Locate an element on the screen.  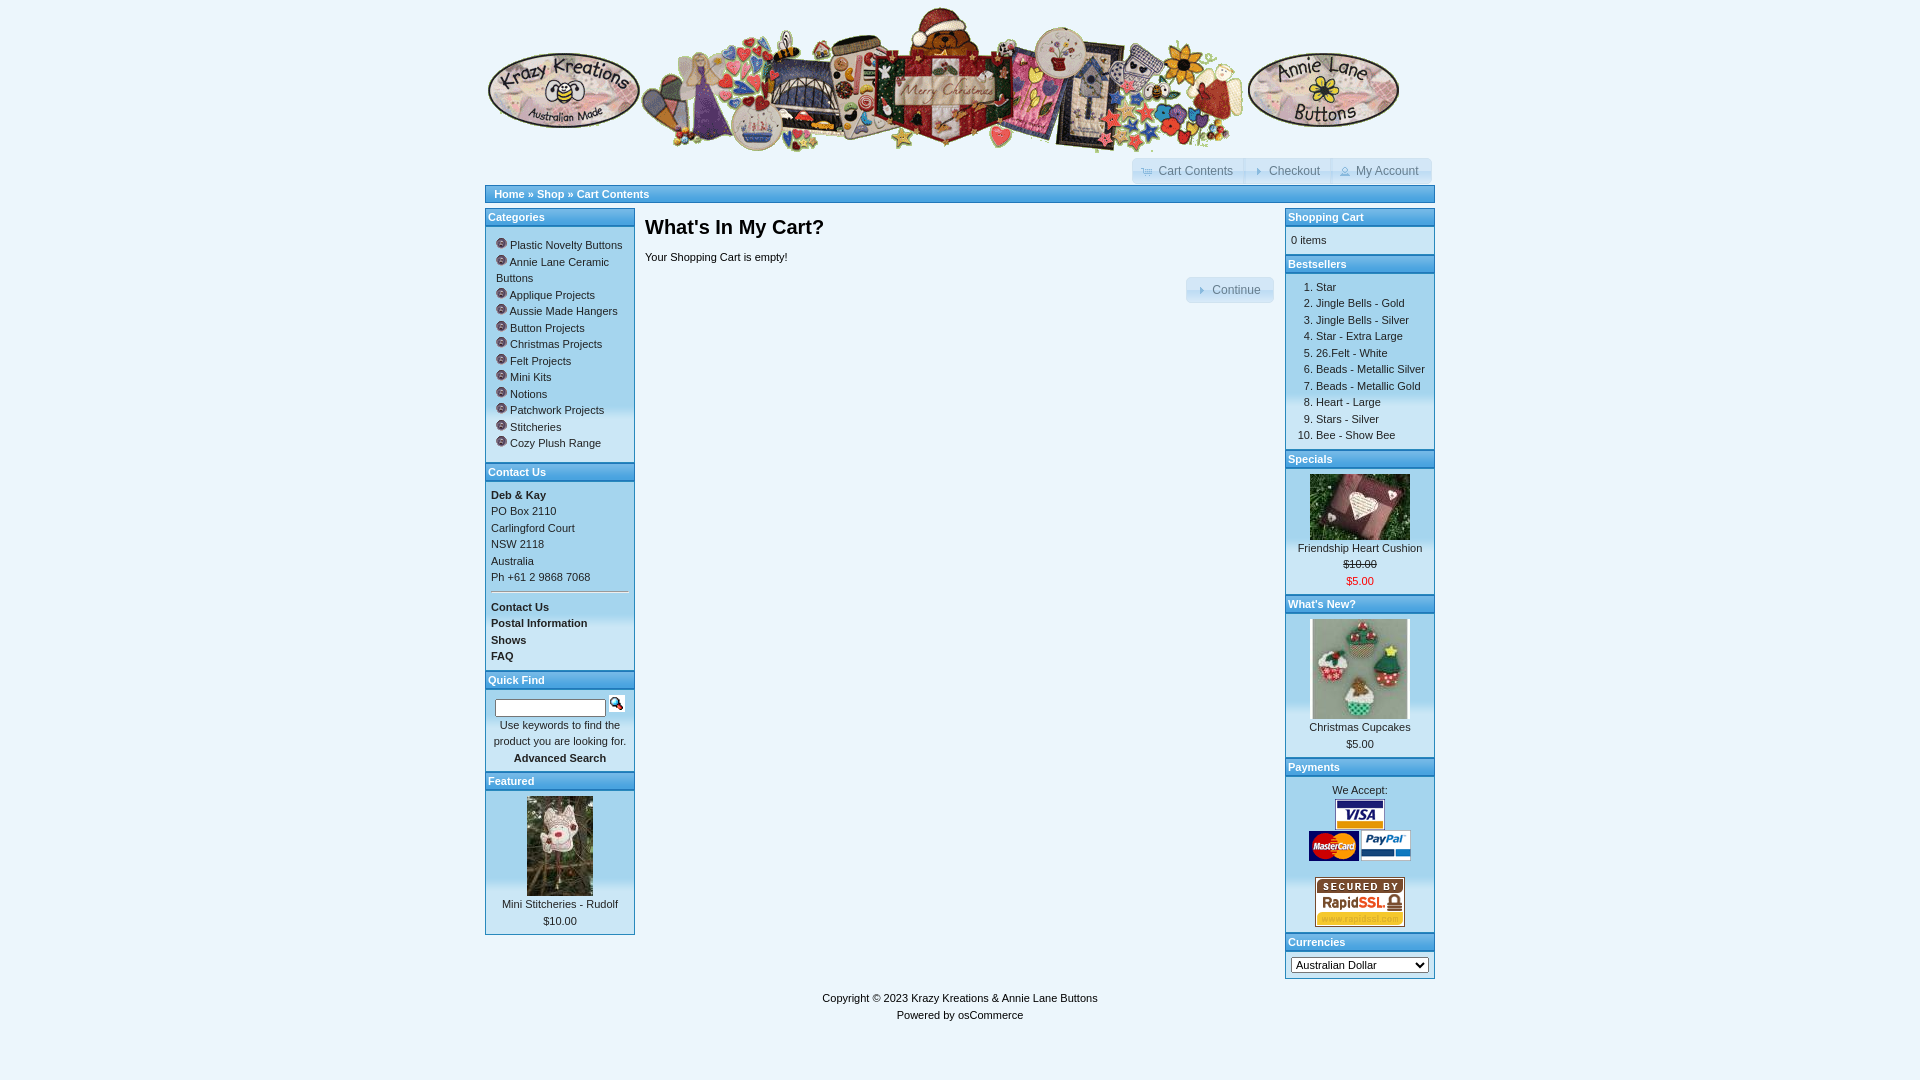
' Aussie Made Hangers' is located at coordinates (556, 311).